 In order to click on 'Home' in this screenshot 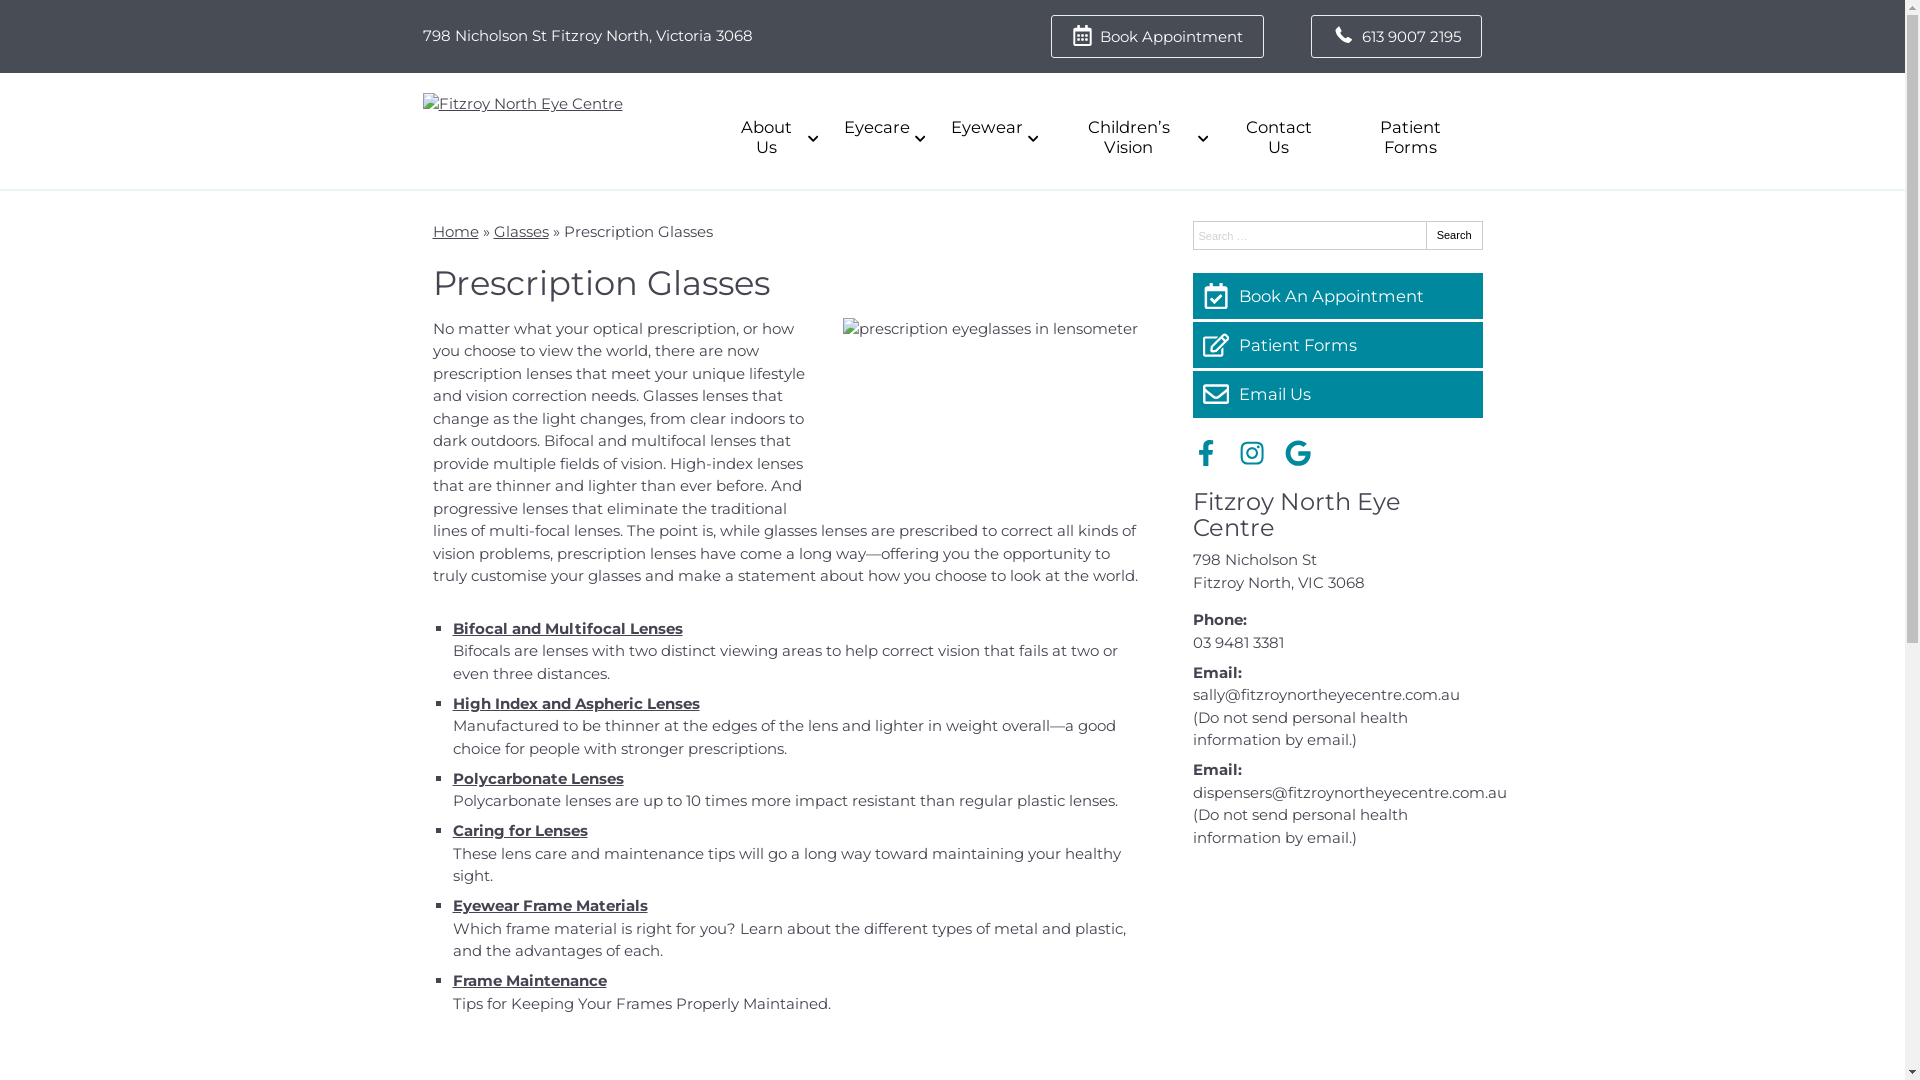, I will do `click(454, 230)`.